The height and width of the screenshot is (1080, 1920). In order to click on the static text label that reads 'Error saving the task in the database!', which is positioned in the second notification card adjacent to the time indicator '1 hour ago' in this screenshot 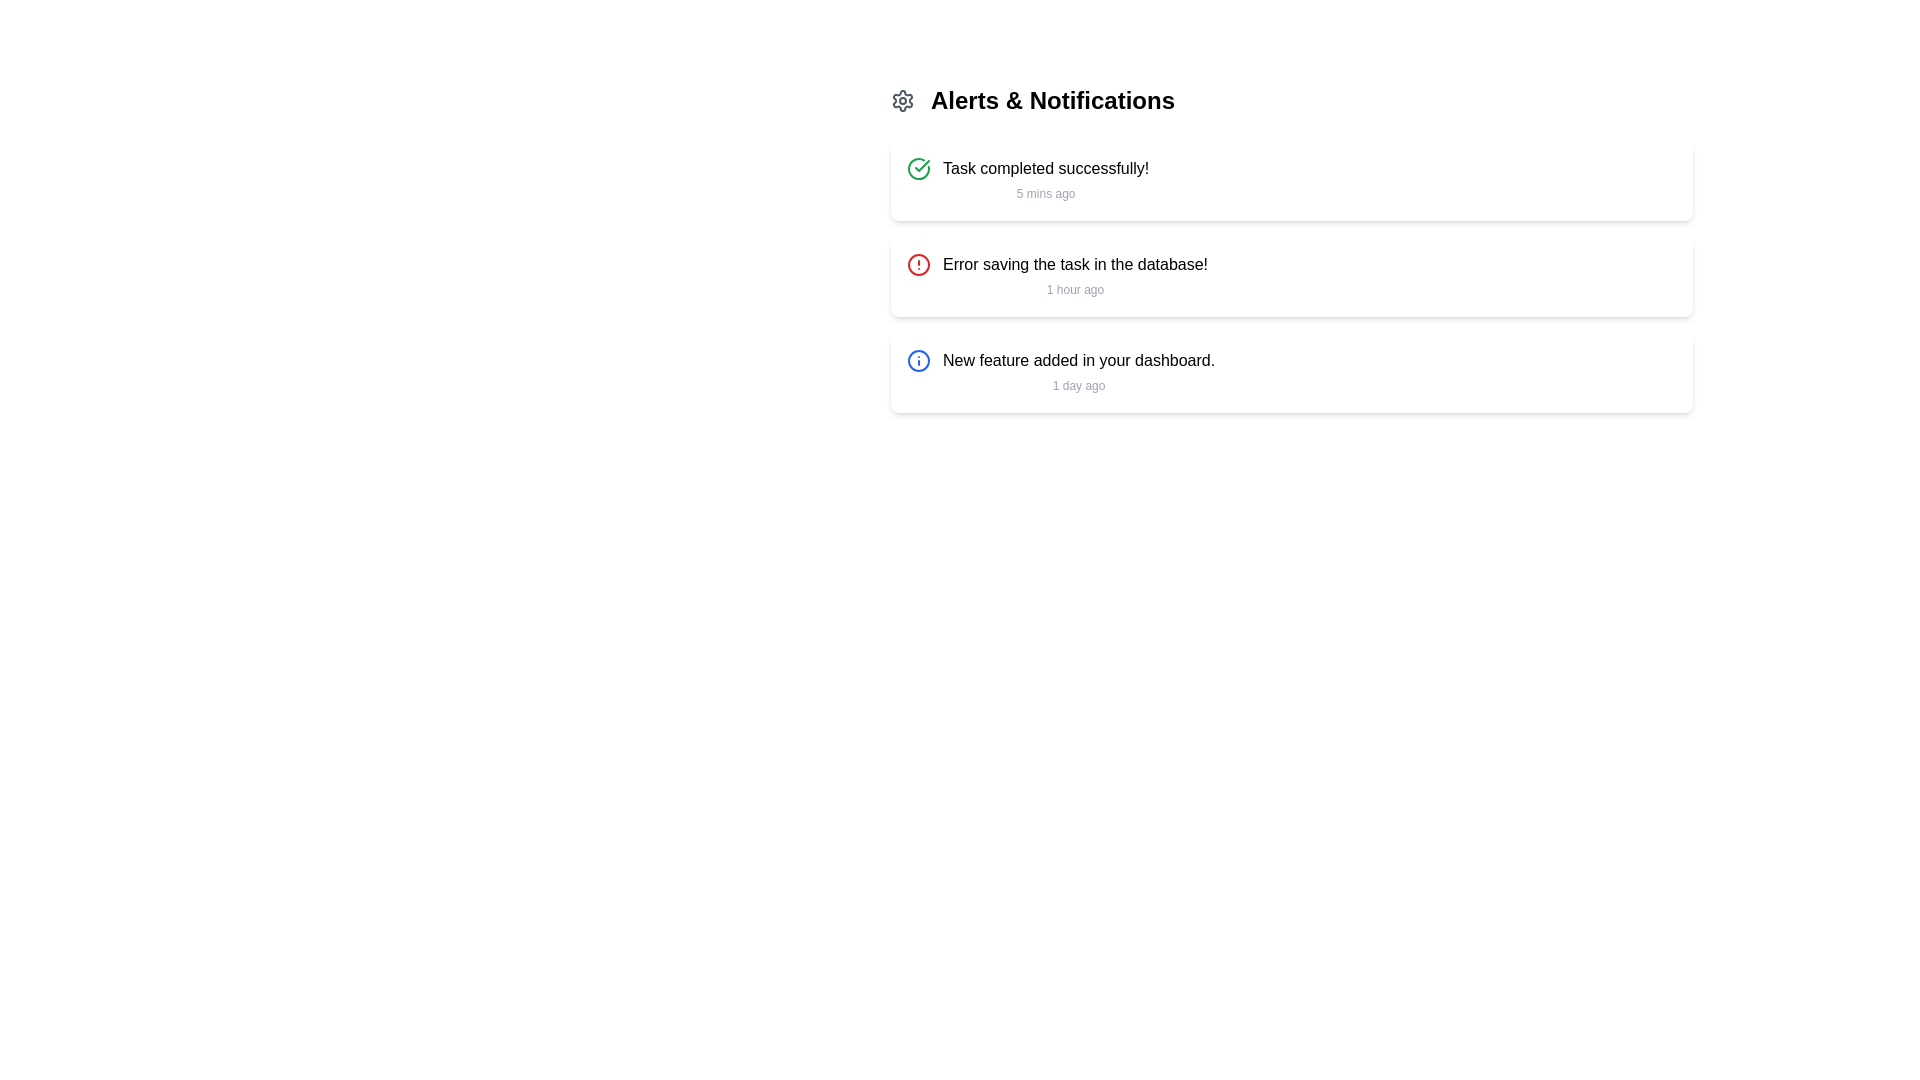, I will do `click(1074, 264)`.